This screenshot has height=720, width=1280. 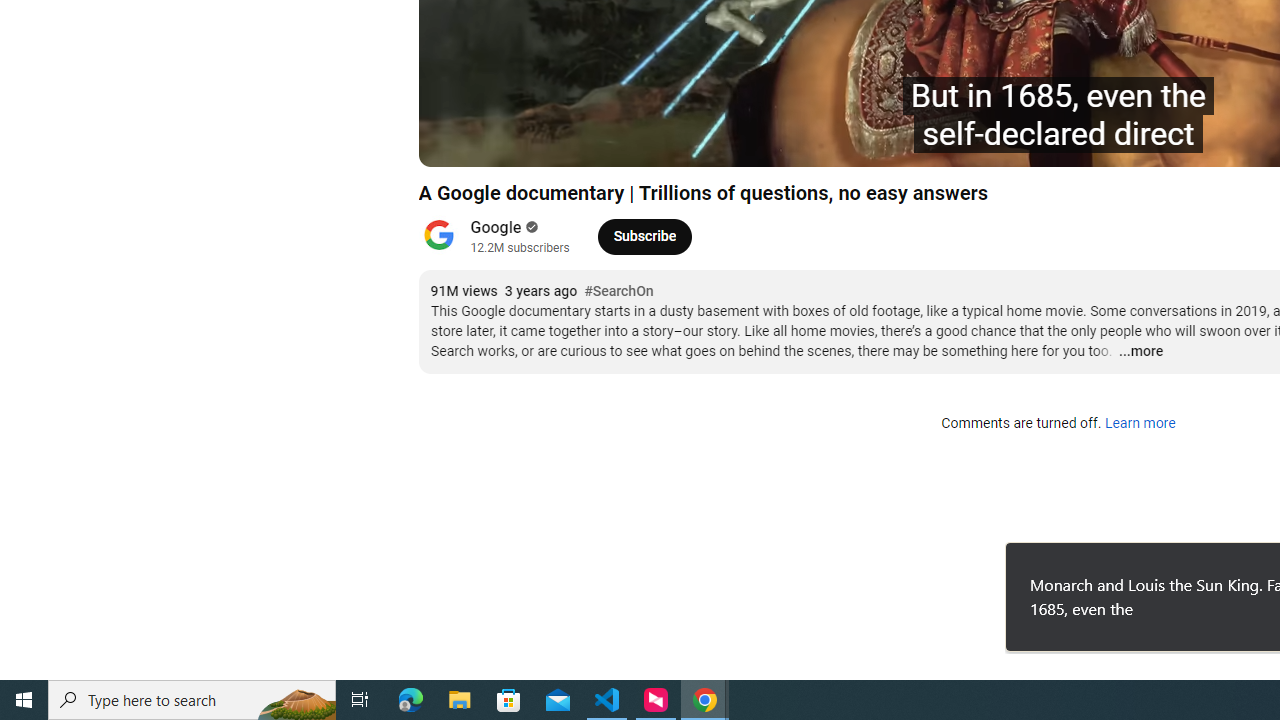 I want to click on 'Mute (m)', so click(x=548, y=141).